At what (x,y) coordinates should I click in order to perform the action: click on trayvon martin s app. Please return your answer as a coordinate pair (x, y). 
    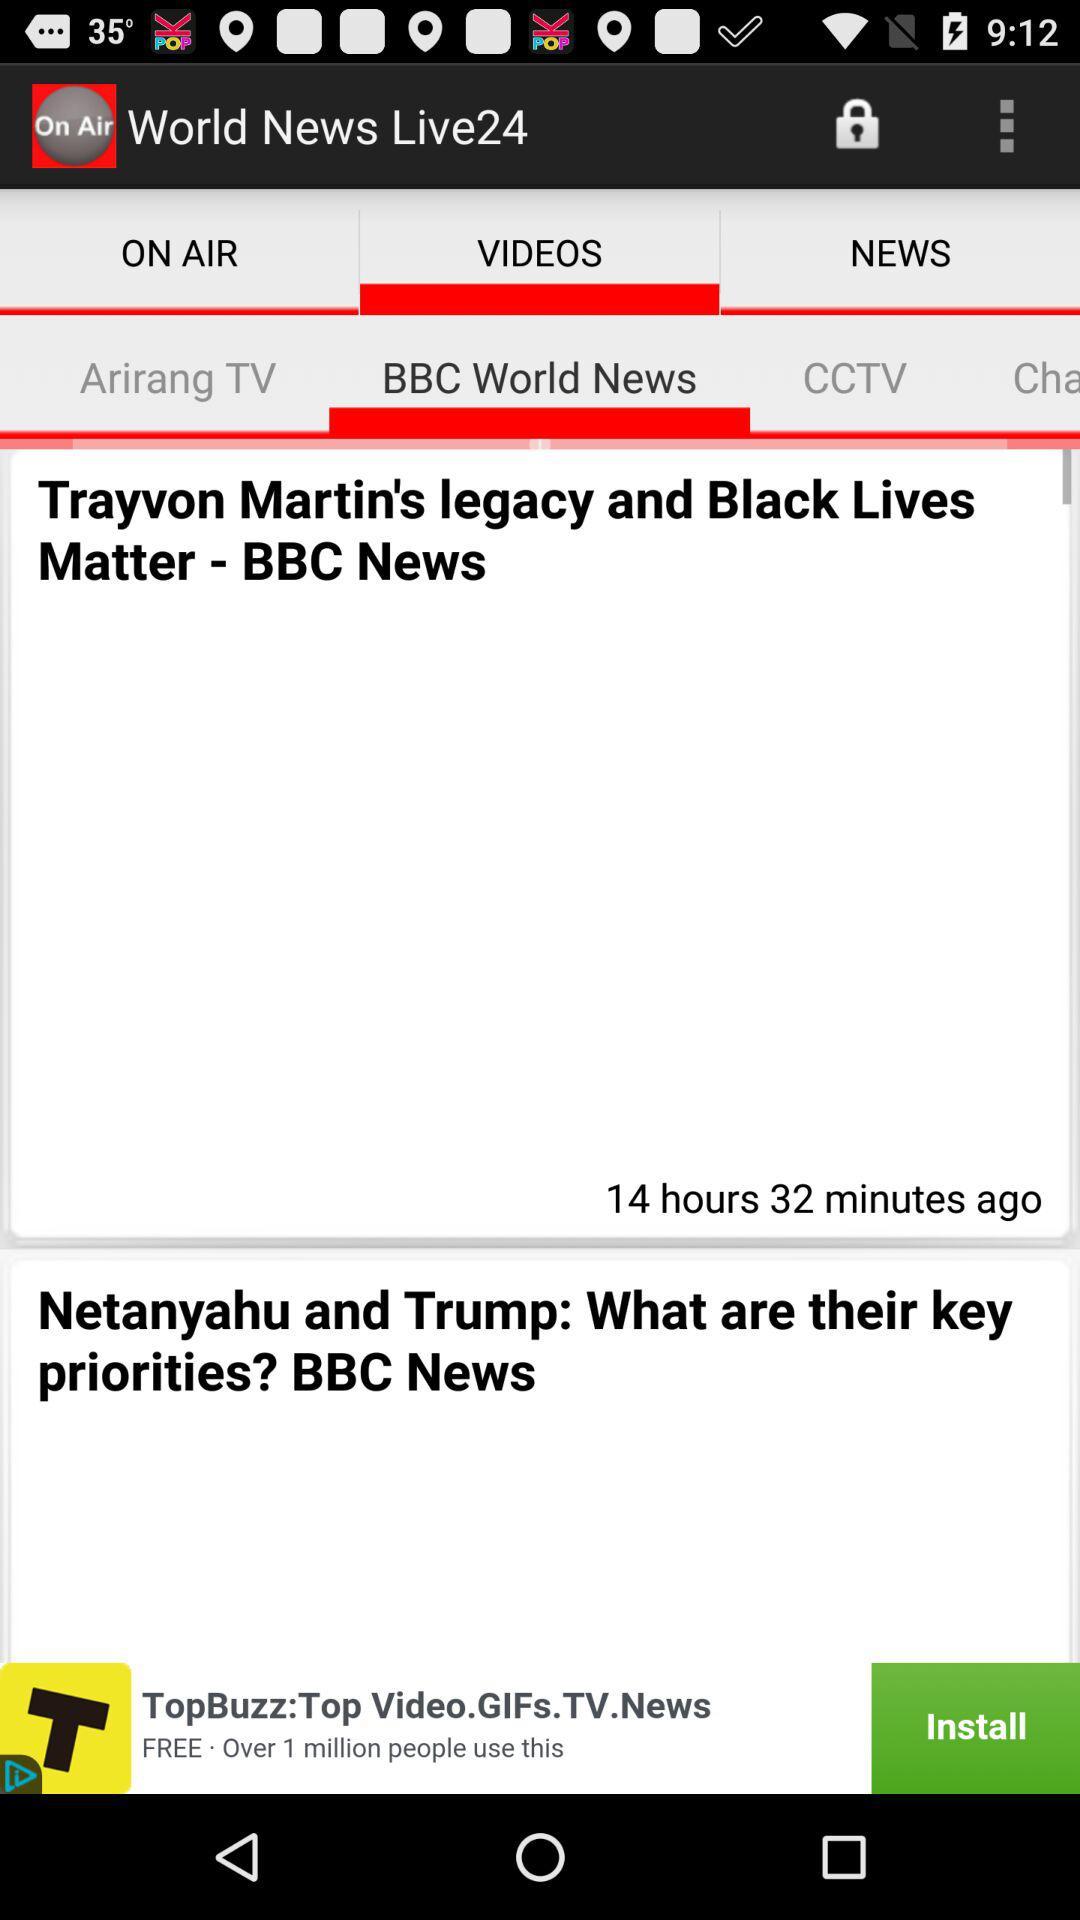
    Looking at the image, I should click on (540, 528).